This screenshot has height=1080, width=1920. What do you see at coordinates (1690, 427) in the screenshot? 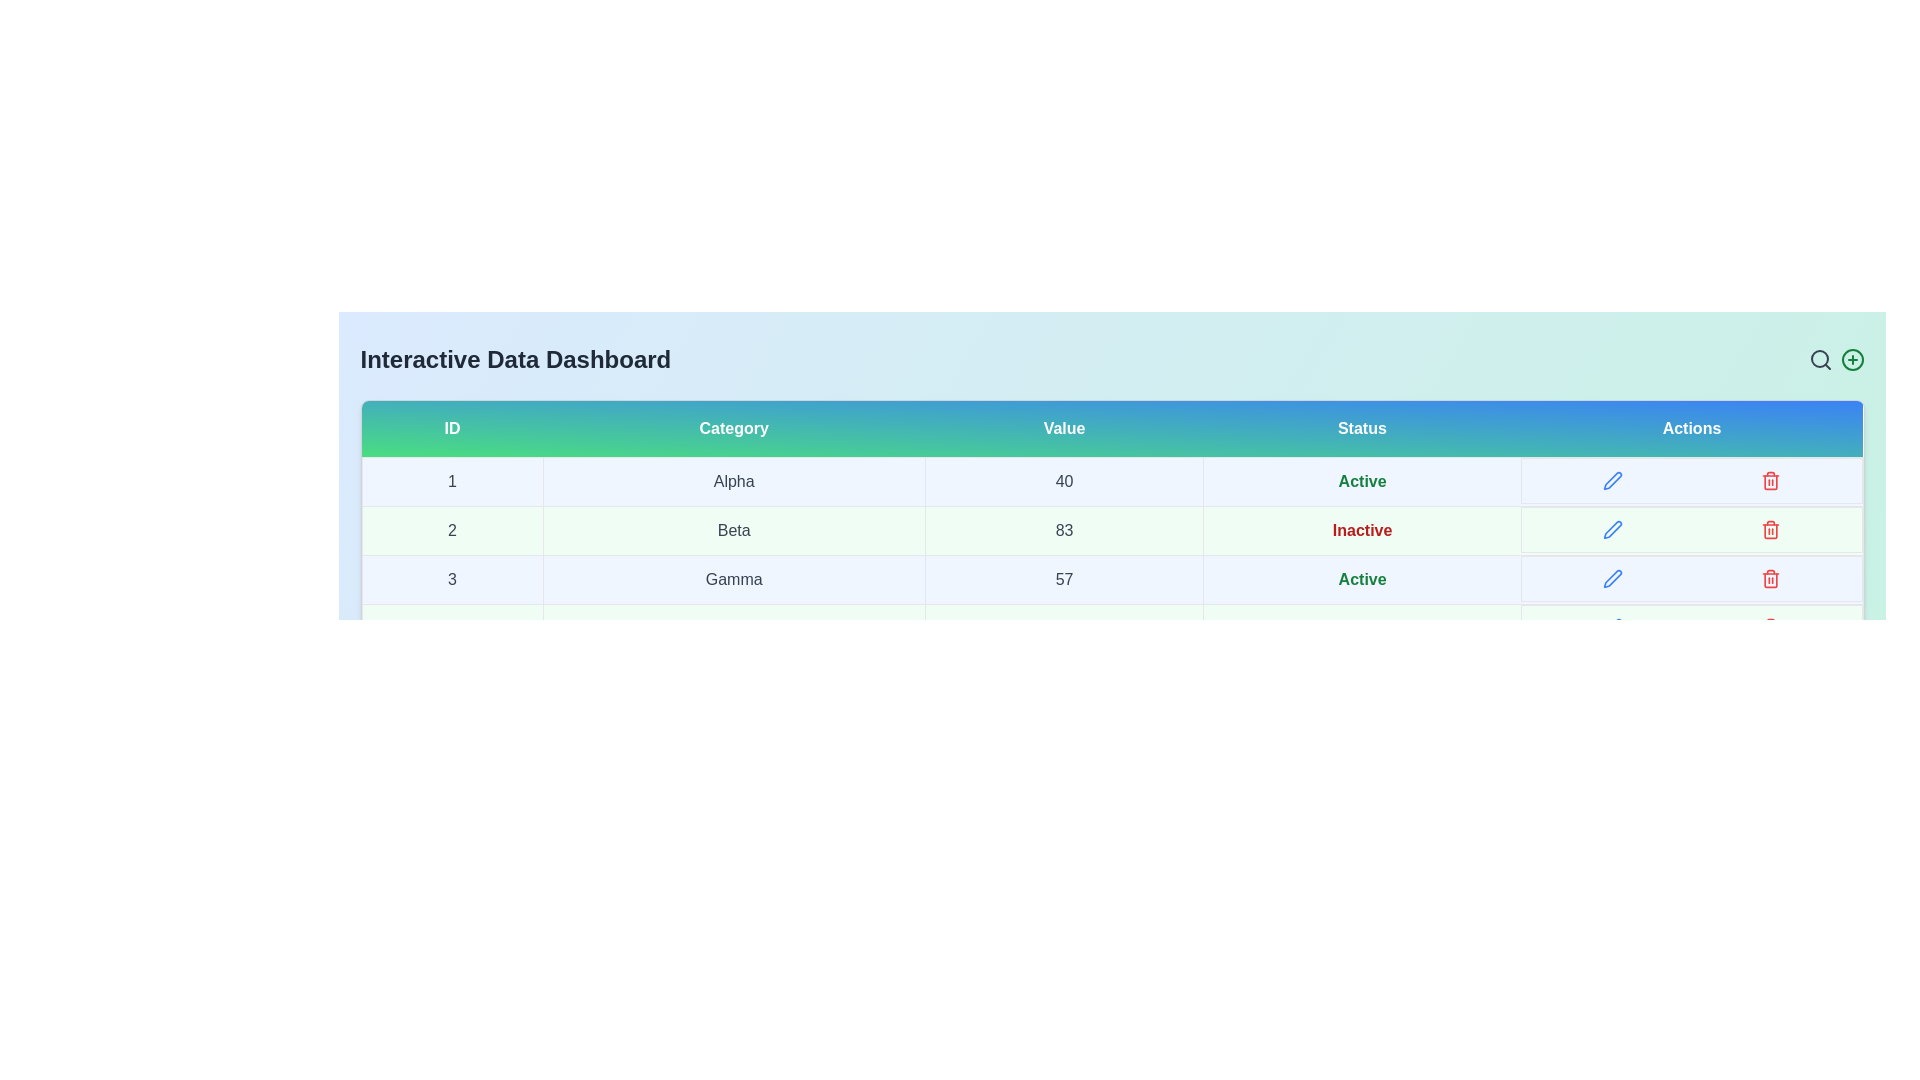
I see `the table header Actions to sort or filter the data` at bounding box center [1690, 427].